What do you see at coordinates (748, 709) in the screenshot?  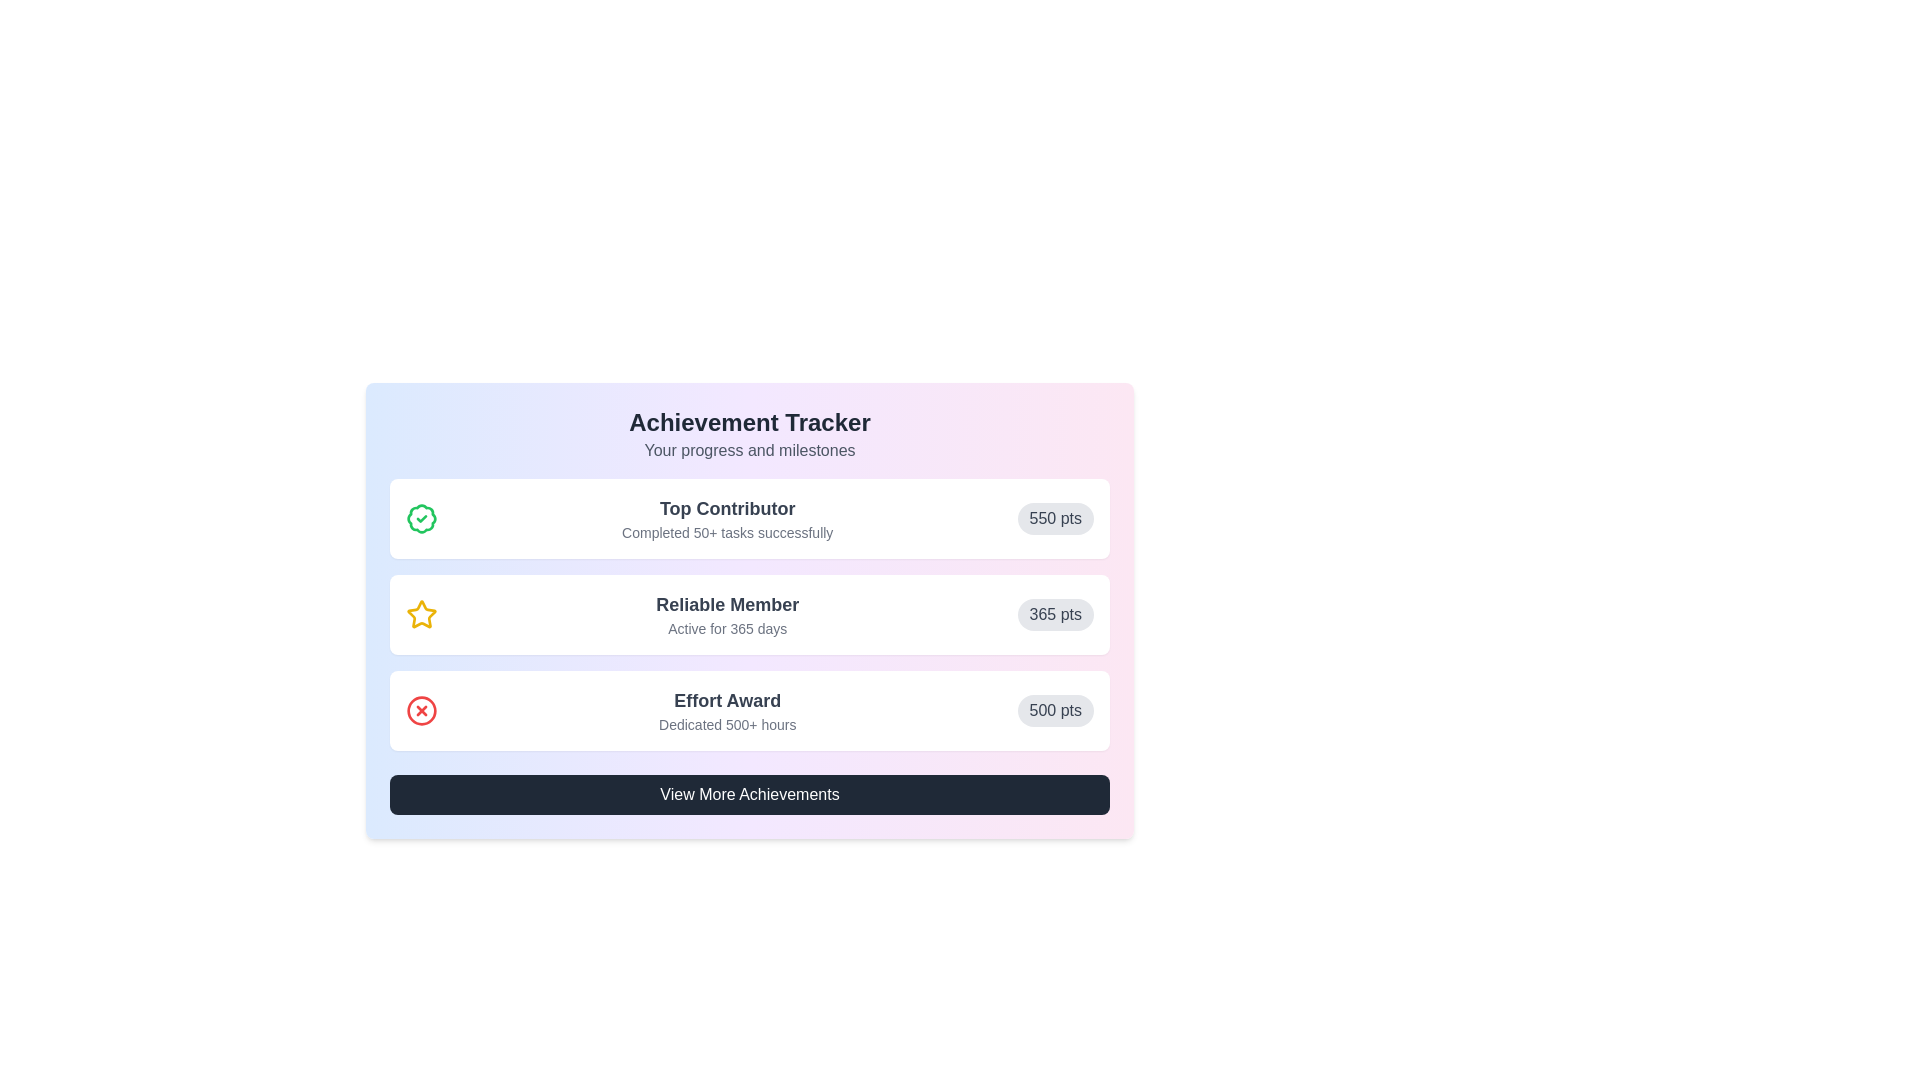 I see `the 'Effort Award' achievement item` at bounding box center [748, 709].